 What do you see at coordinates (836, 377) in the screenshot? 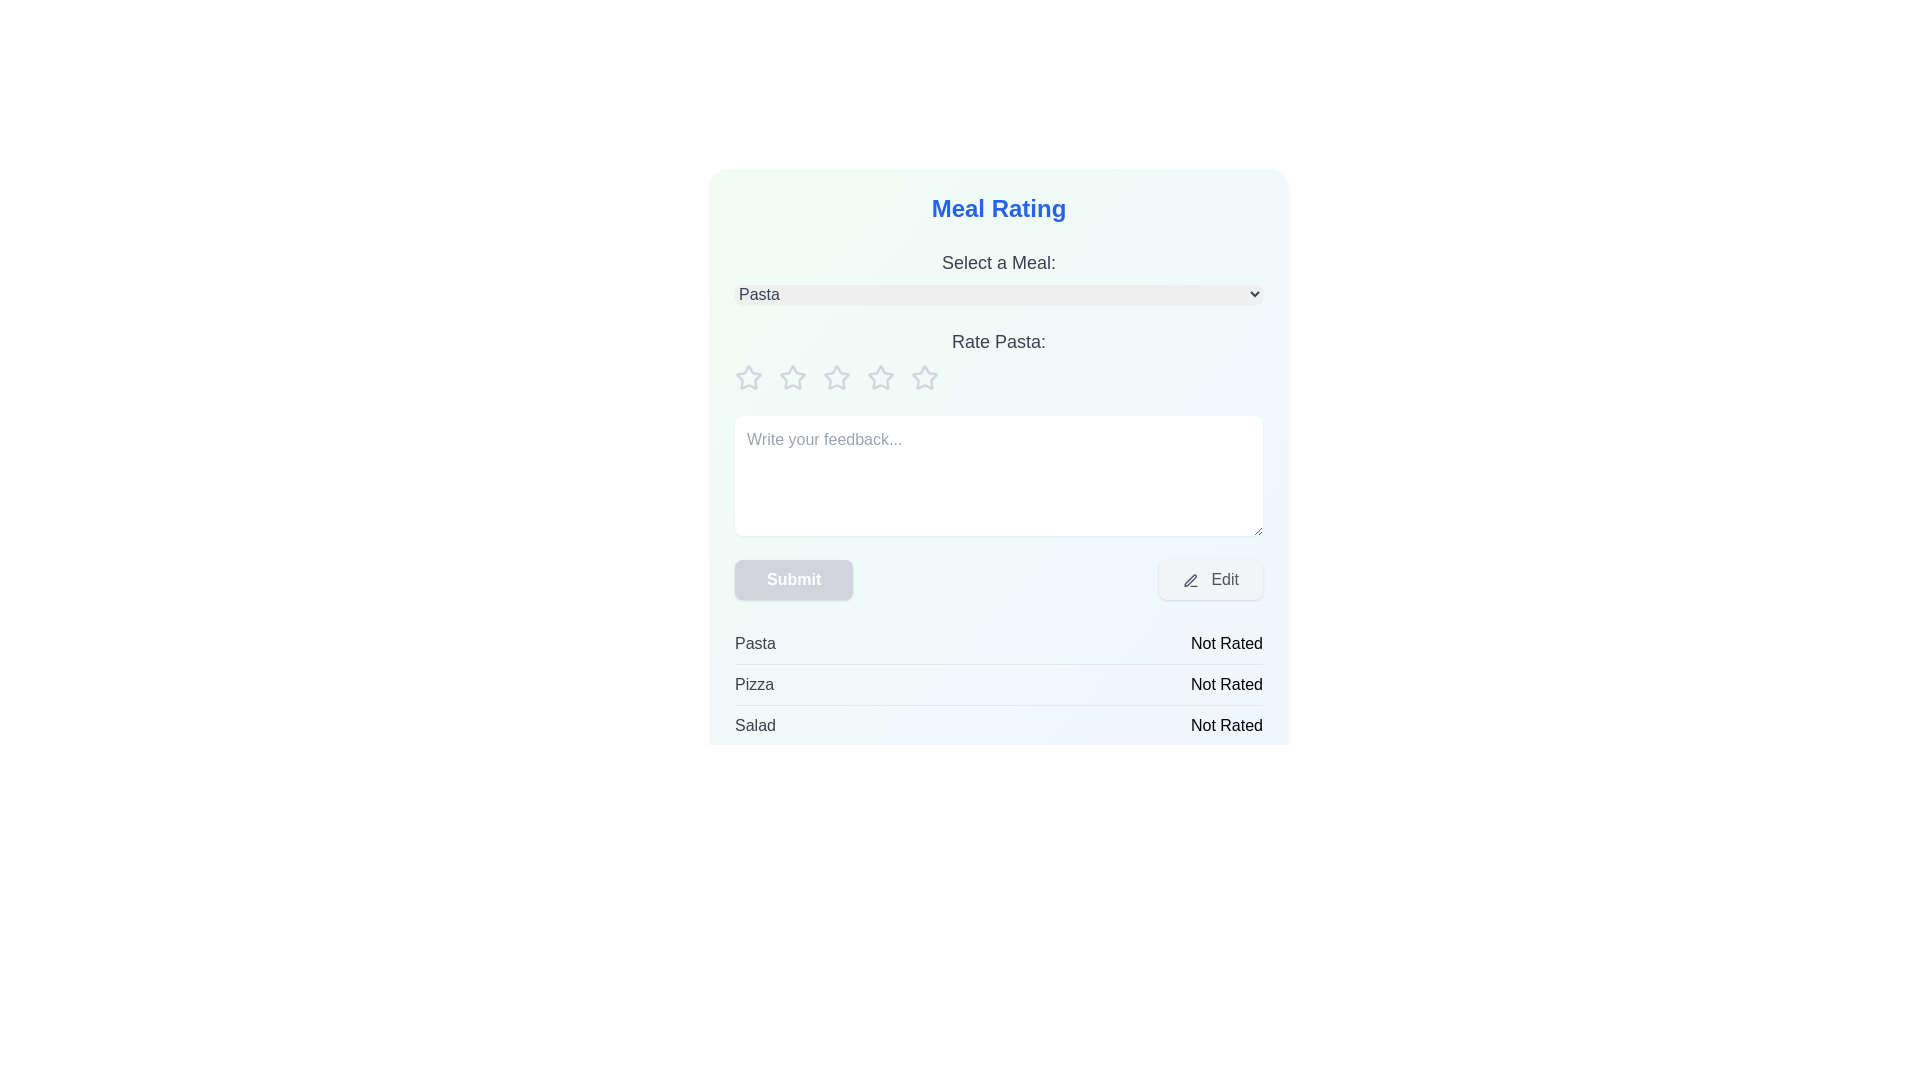
I see `the second star icon in the rating system for the meal 'Pasta'` at bounding box center [836, 377].